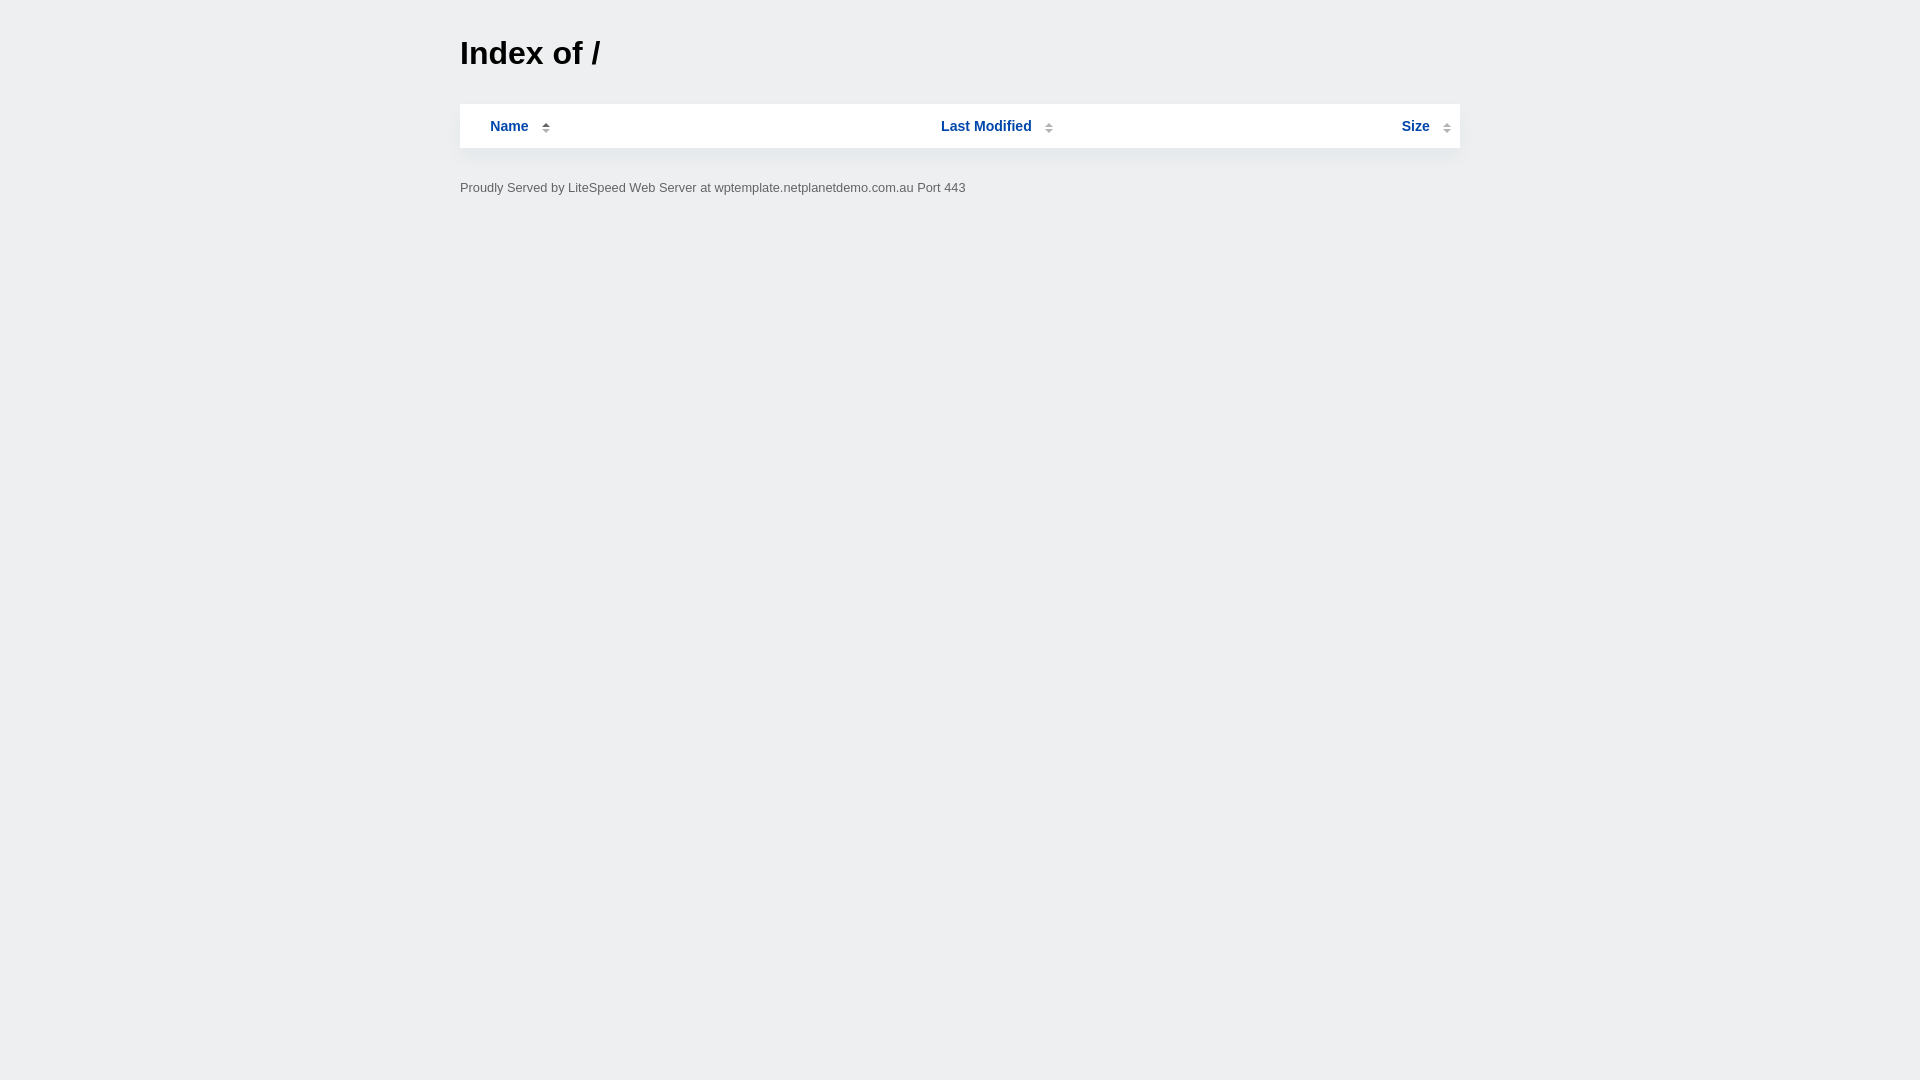 The width and height of the screenshot is (1920, 1080). I want to click on 'Size', so click(1425, 126).